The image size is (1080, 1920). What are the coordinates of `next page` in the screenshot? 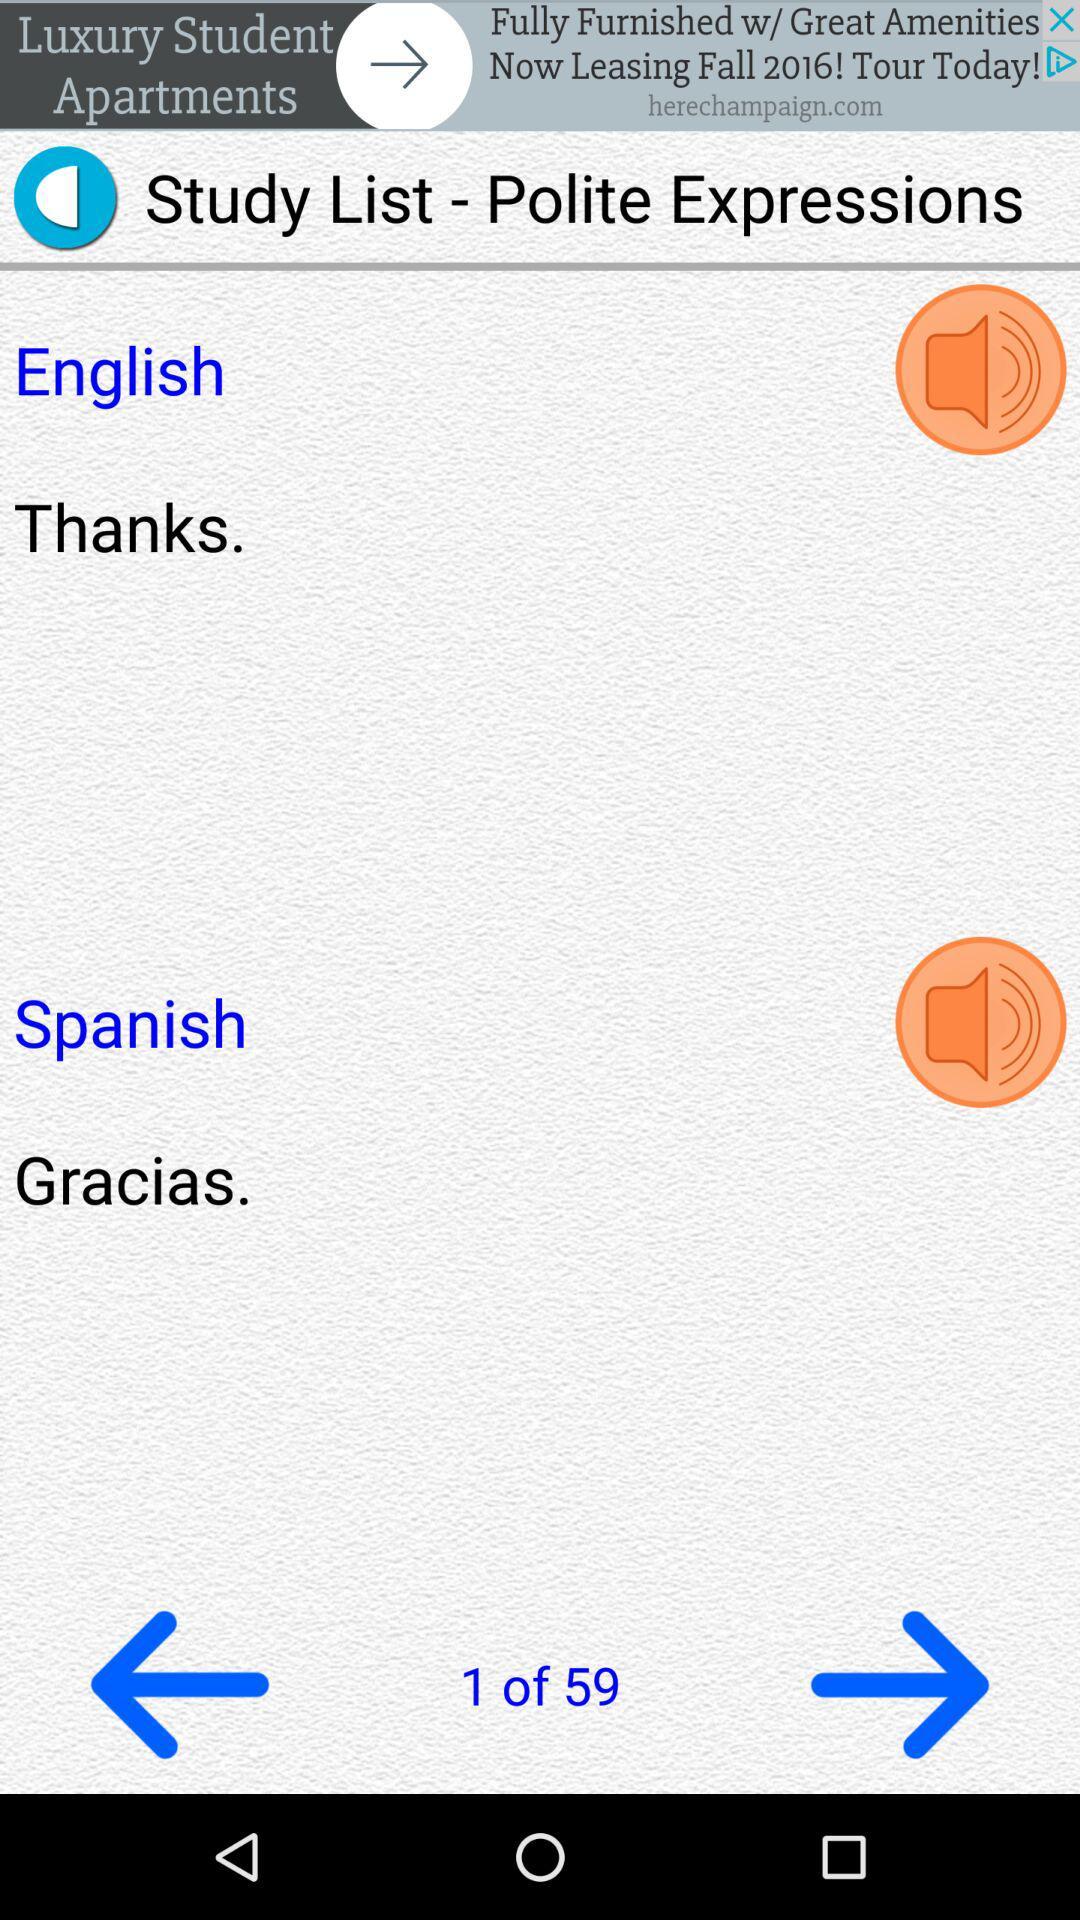 It's located at (898, 1683).